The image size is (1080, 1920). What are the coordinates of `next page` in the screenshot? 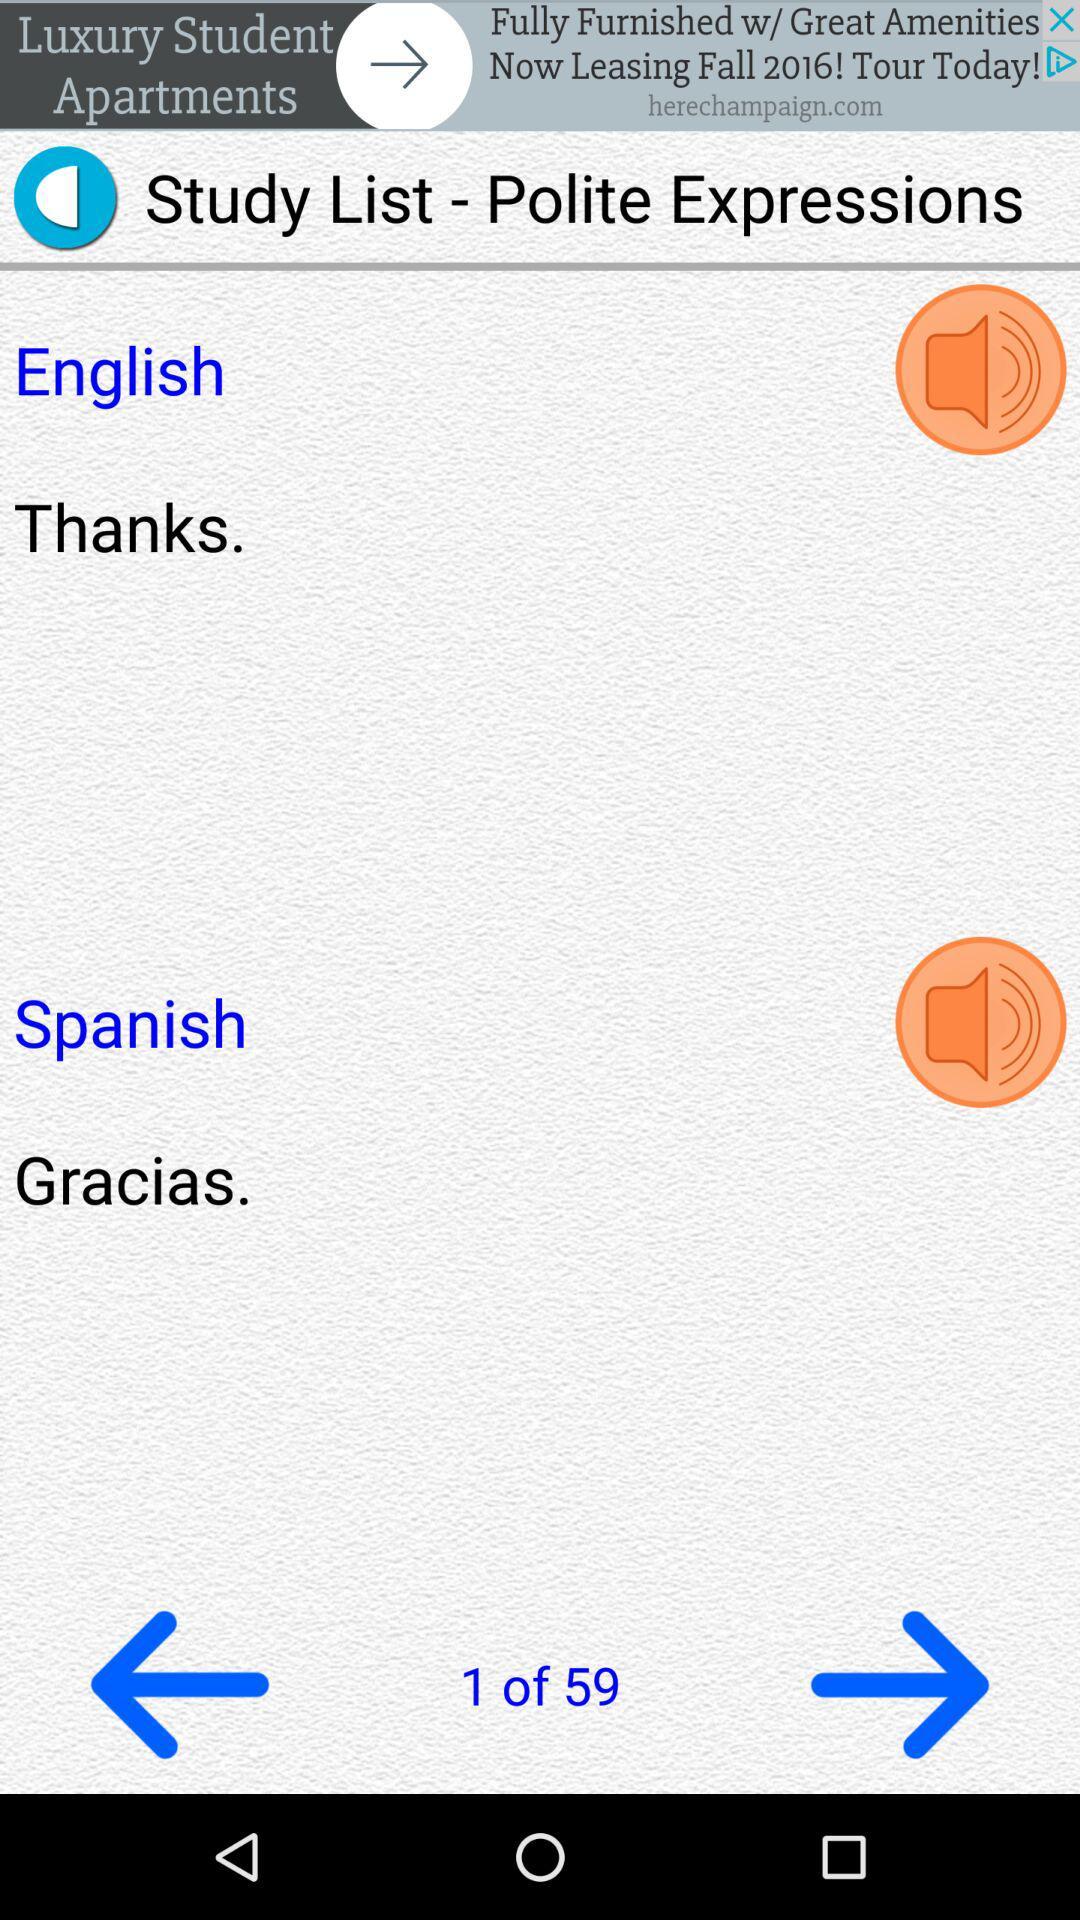 It's located at (898, 1683).